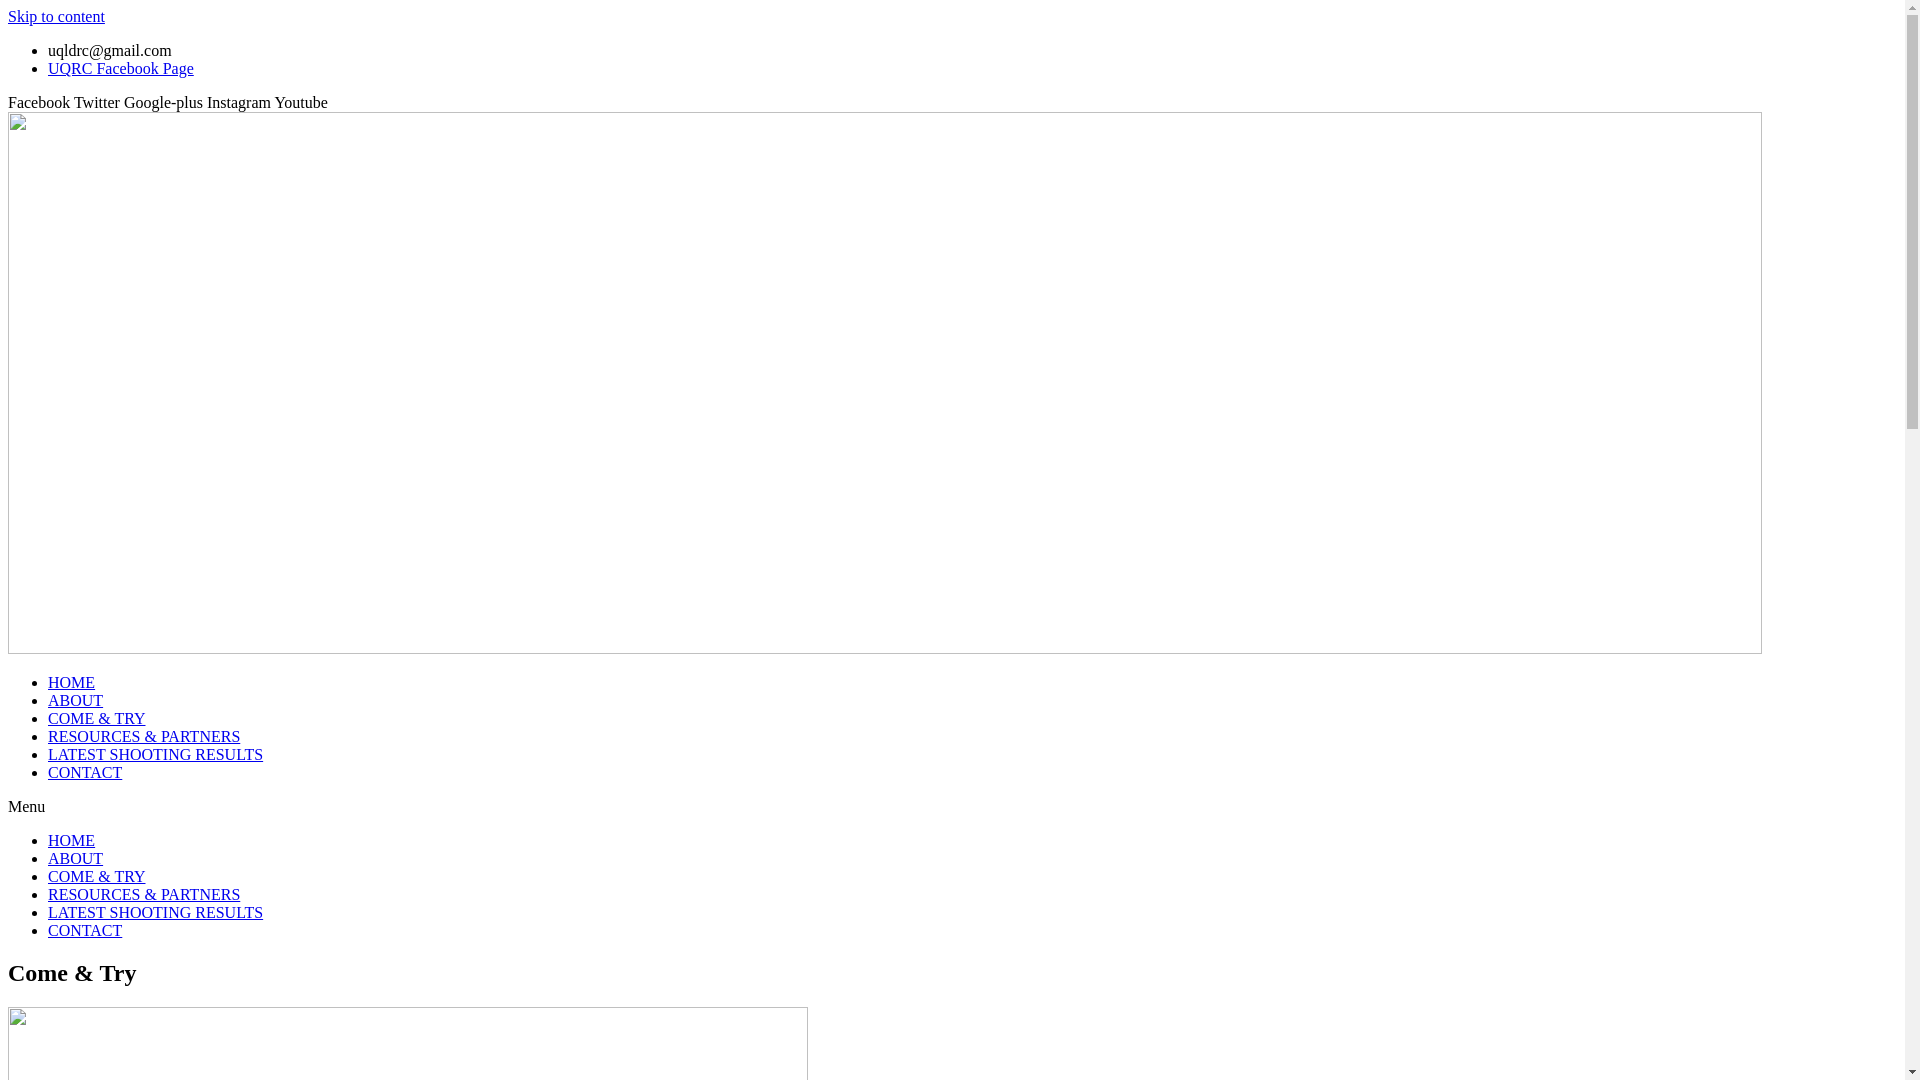 The width and height of the screenshot is (1920, 1080). What do you see at coordinates (143, 736) in the screenshot?
I see `'RESOURCES & PARTNERS'` at bounding box center [143, 736].